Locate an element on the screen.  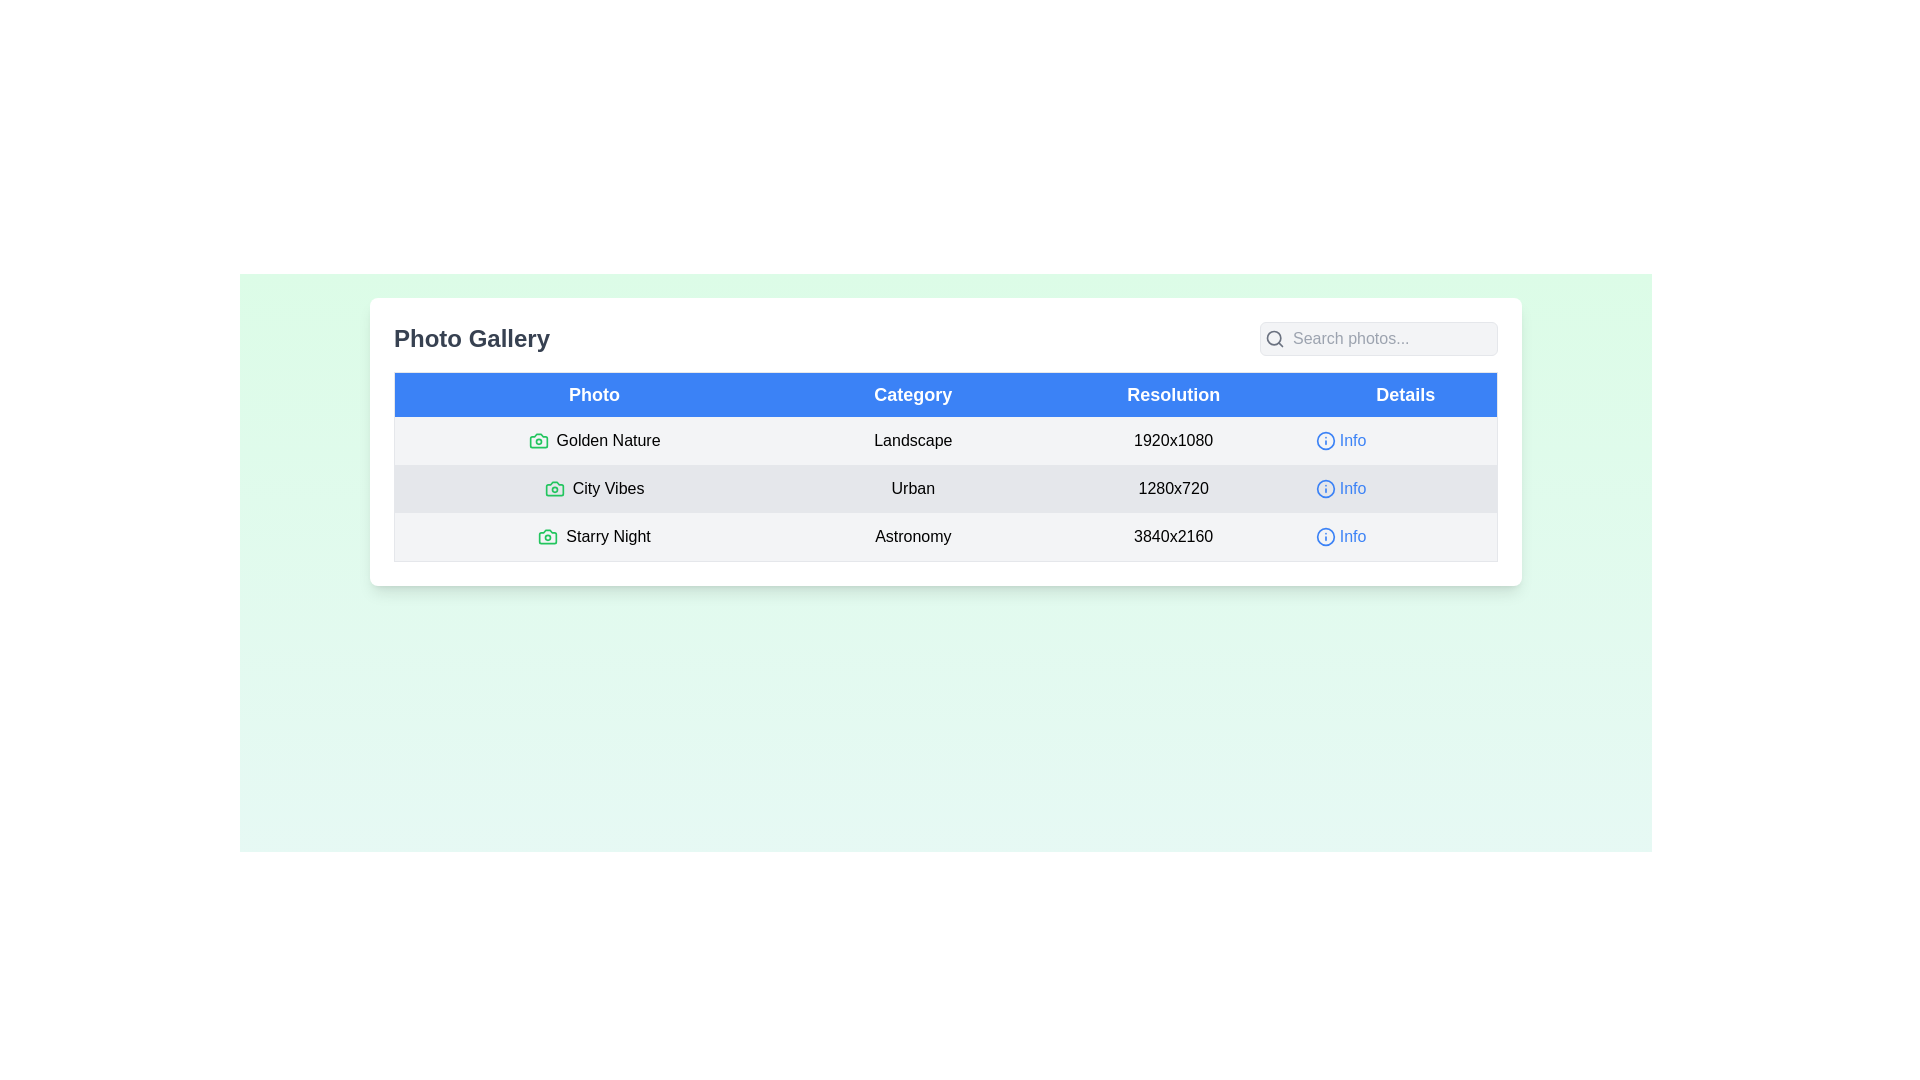
the camera icon in the 'Photo' column of the 'City Vibes' entry is located at coordinates (554, 489).